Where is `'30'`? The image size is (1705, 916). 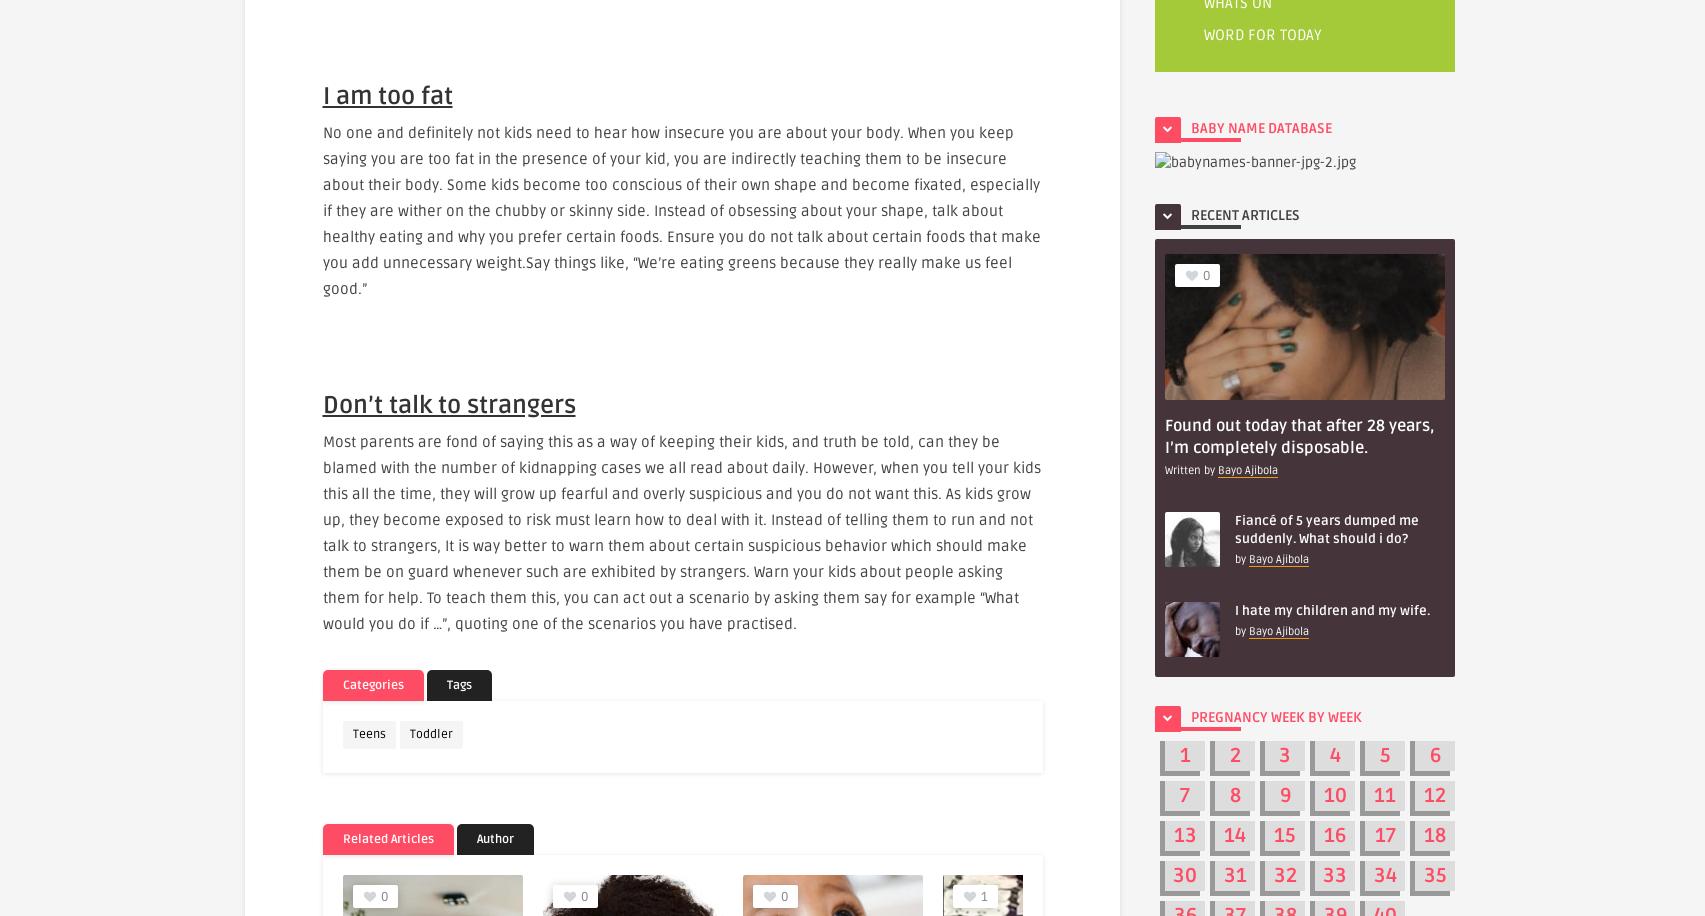
'30' is located at coordinates (1184, 874).